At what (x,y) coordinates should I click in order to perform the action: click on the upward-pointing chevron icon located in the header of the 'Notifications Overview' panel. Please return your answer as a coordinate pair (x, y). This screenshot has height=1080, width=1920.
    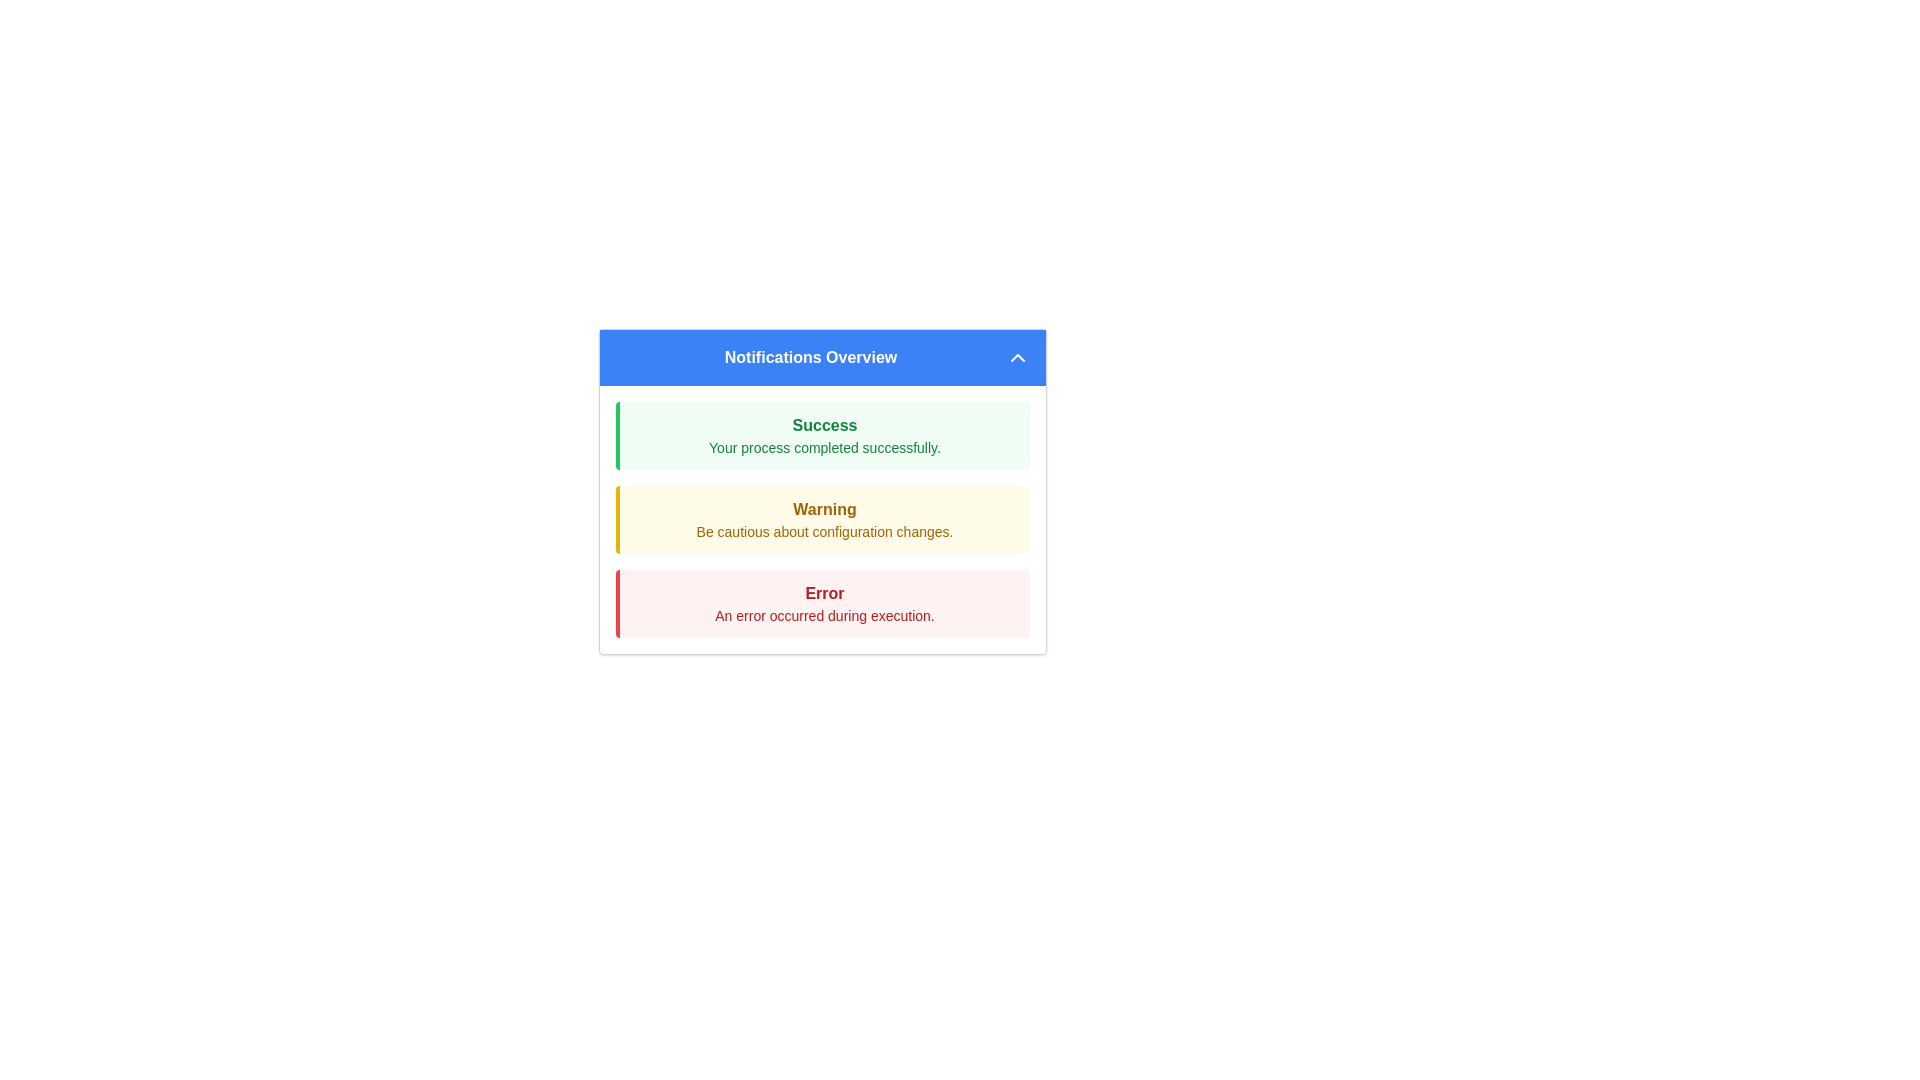
    Looking at the image, I should click on (1017, 357).